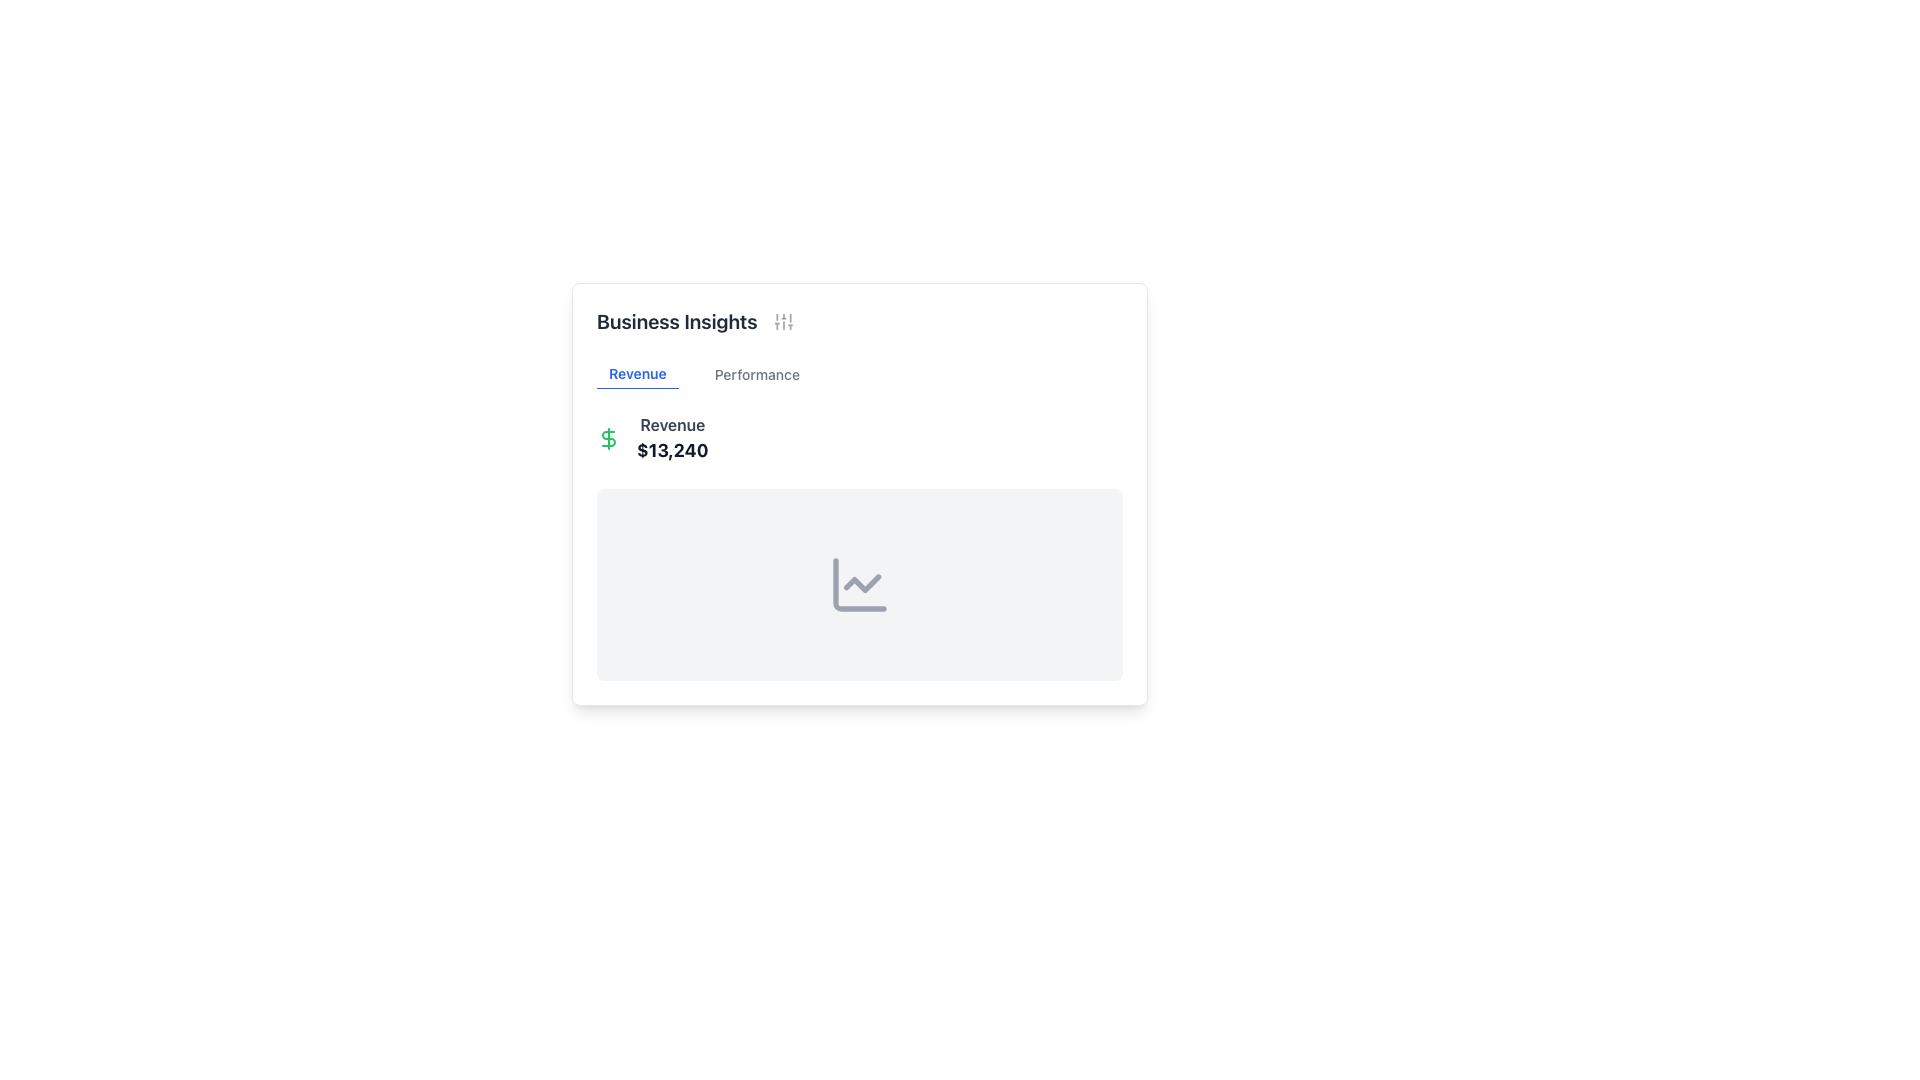  Describe the element at coordinates (859, 585) in the screenshot. I see `the analytical icon located in the lower gray area of the 'Business Insights' card in the 'Revenue' section` at that location.